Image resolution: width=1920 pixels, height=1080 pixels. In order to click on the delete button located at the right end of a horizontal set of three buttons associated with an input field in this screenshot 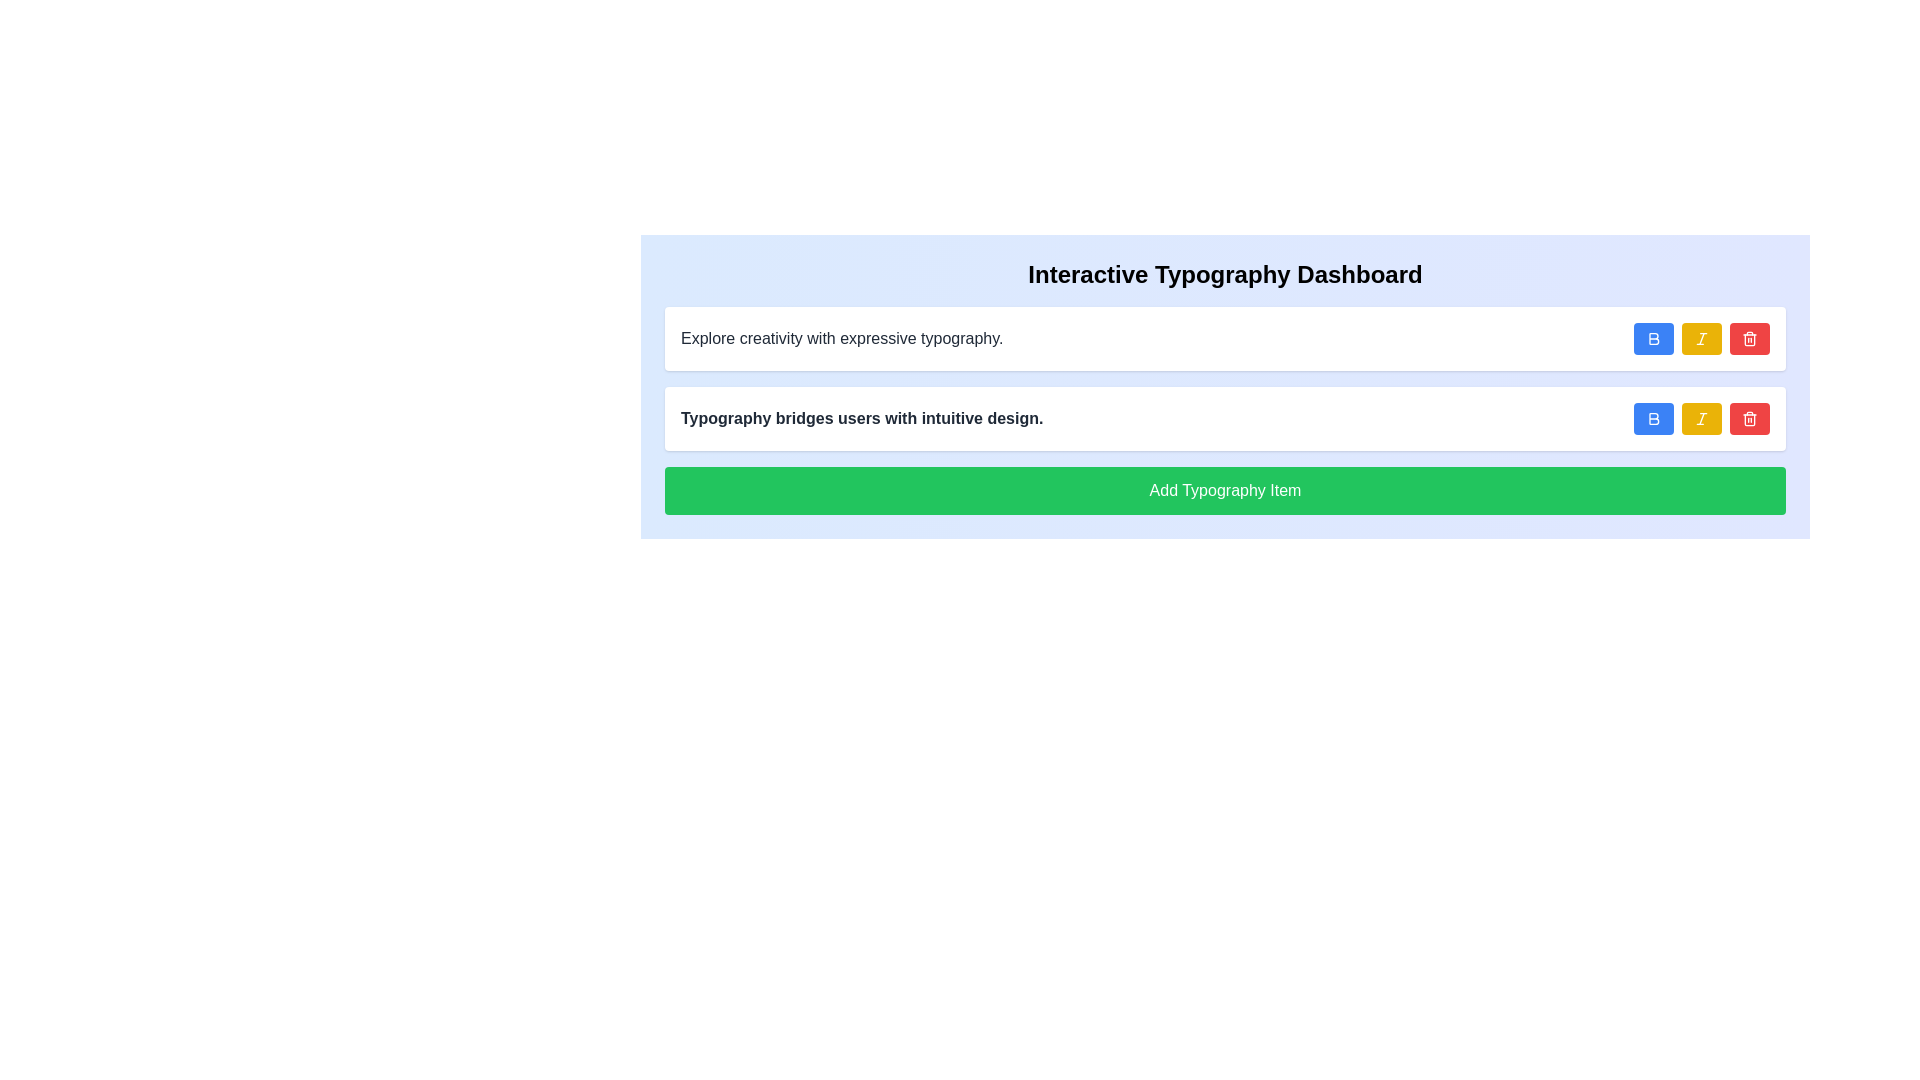, I will do `click(1749, 418)`.